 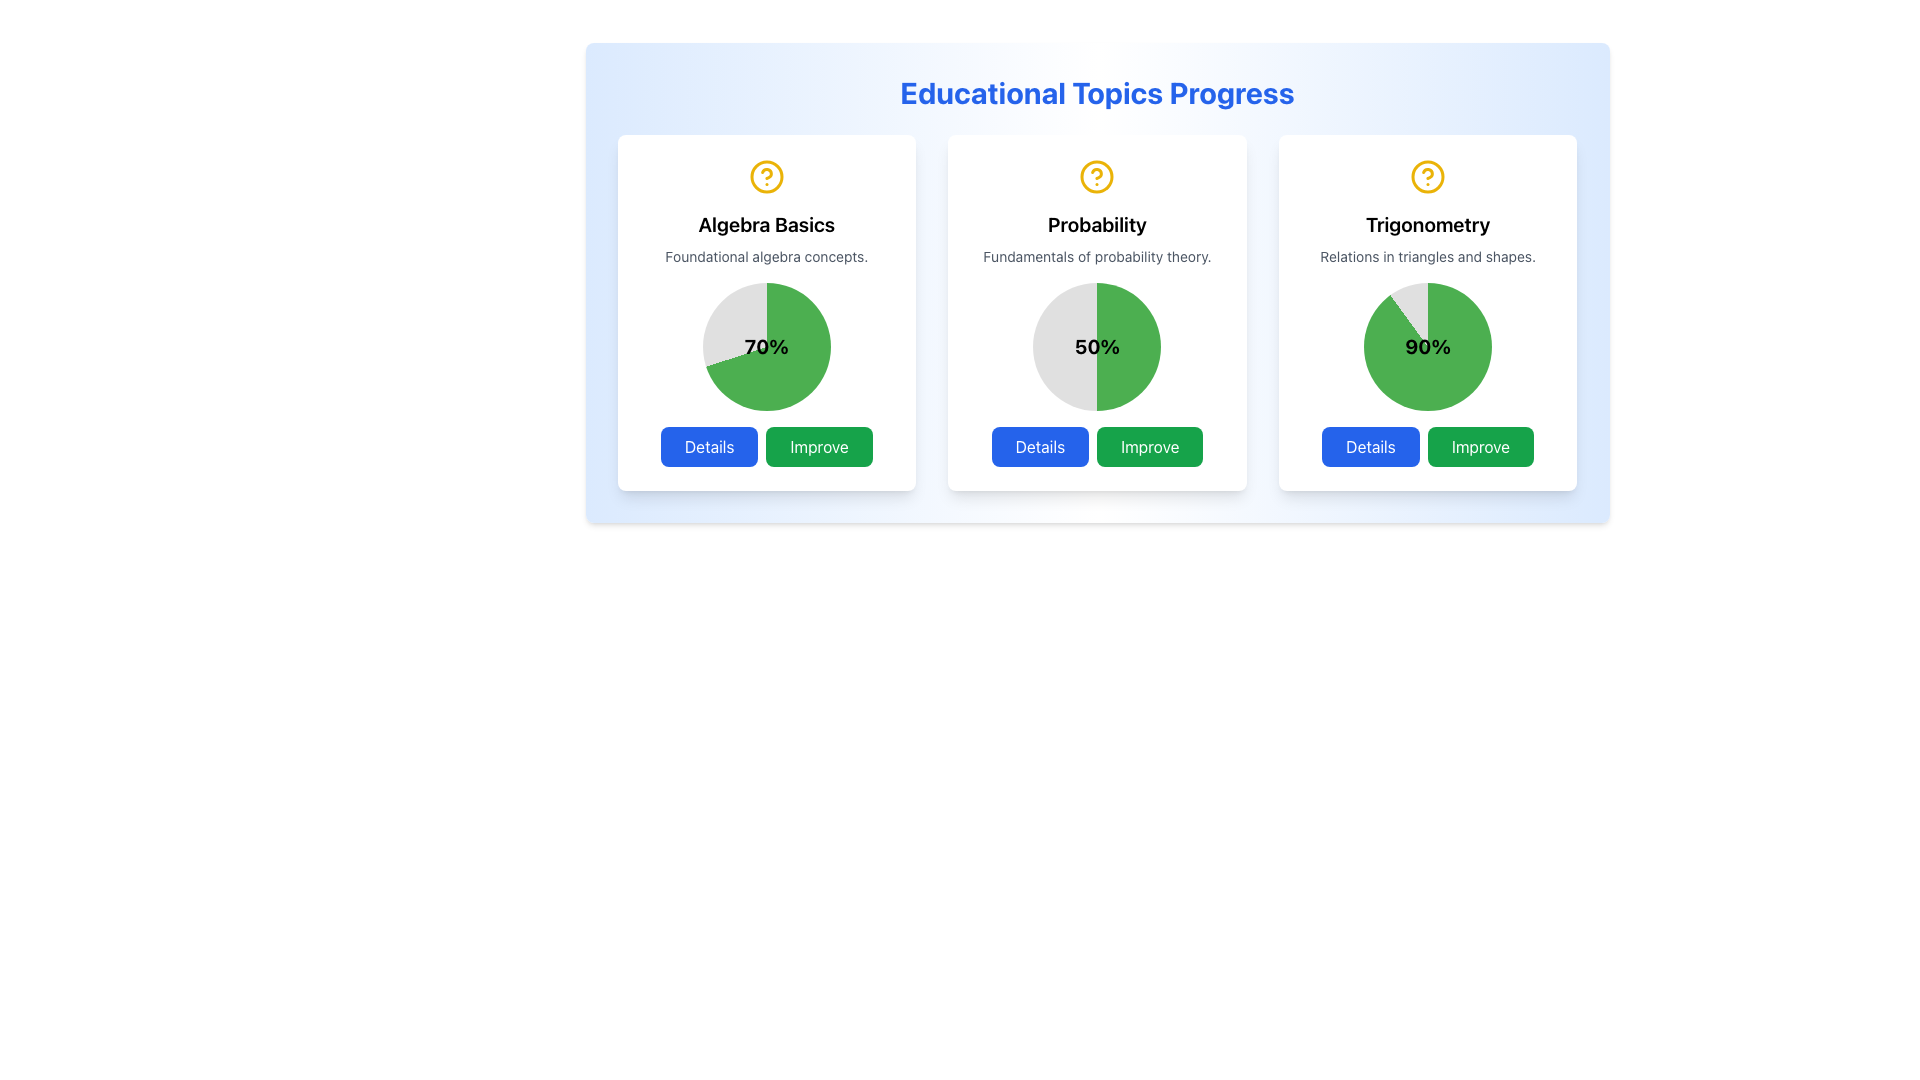 I want to click on the circular yellow icon with a question mark symbol at the top-center of the 'Algebra Basics' card, so click(x=765, y=176).